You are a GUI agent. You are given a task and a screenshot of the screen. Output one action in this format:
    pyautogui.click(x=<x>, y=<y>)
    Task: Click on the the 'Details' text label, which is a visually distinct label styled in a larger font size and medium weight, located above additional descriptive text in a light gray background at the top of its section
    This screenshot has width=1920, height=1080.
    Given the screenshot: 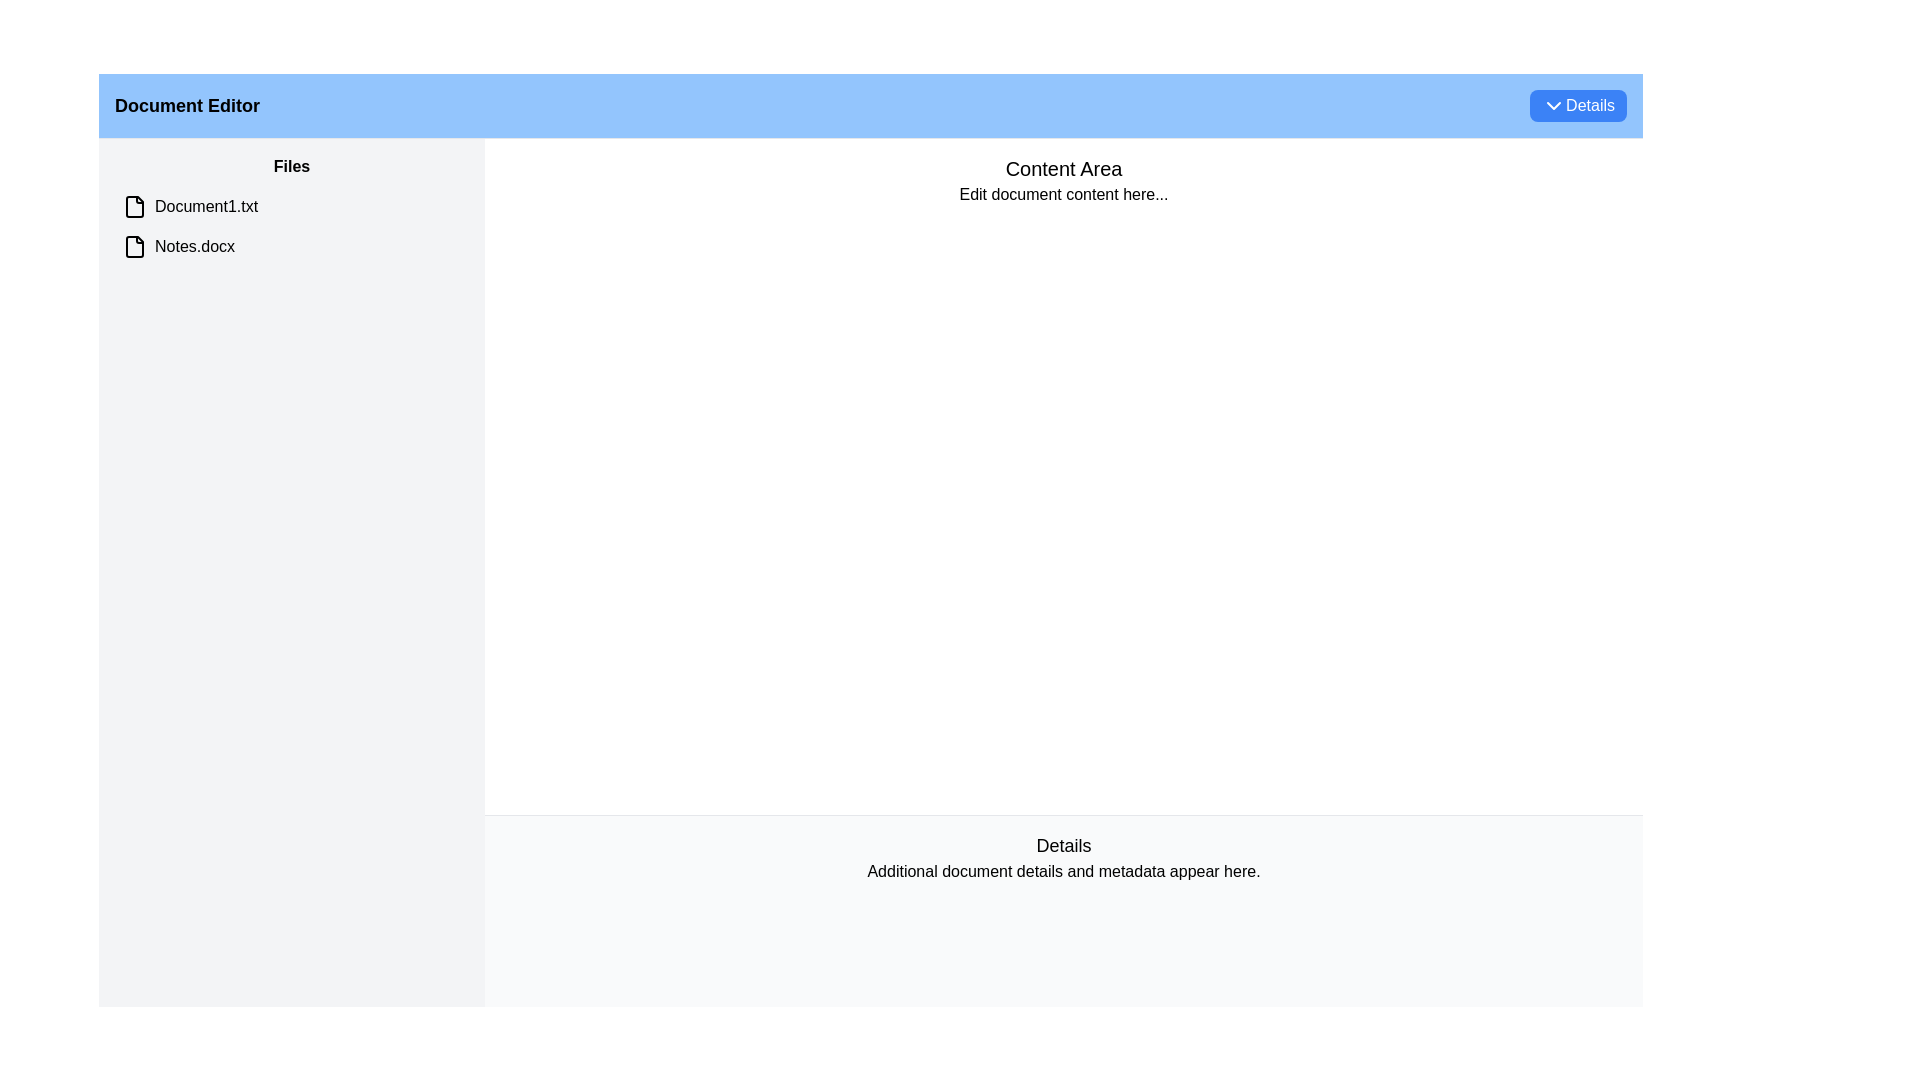 What is the action you would take?
    pyautogui.click(x=1063, y=844)
    